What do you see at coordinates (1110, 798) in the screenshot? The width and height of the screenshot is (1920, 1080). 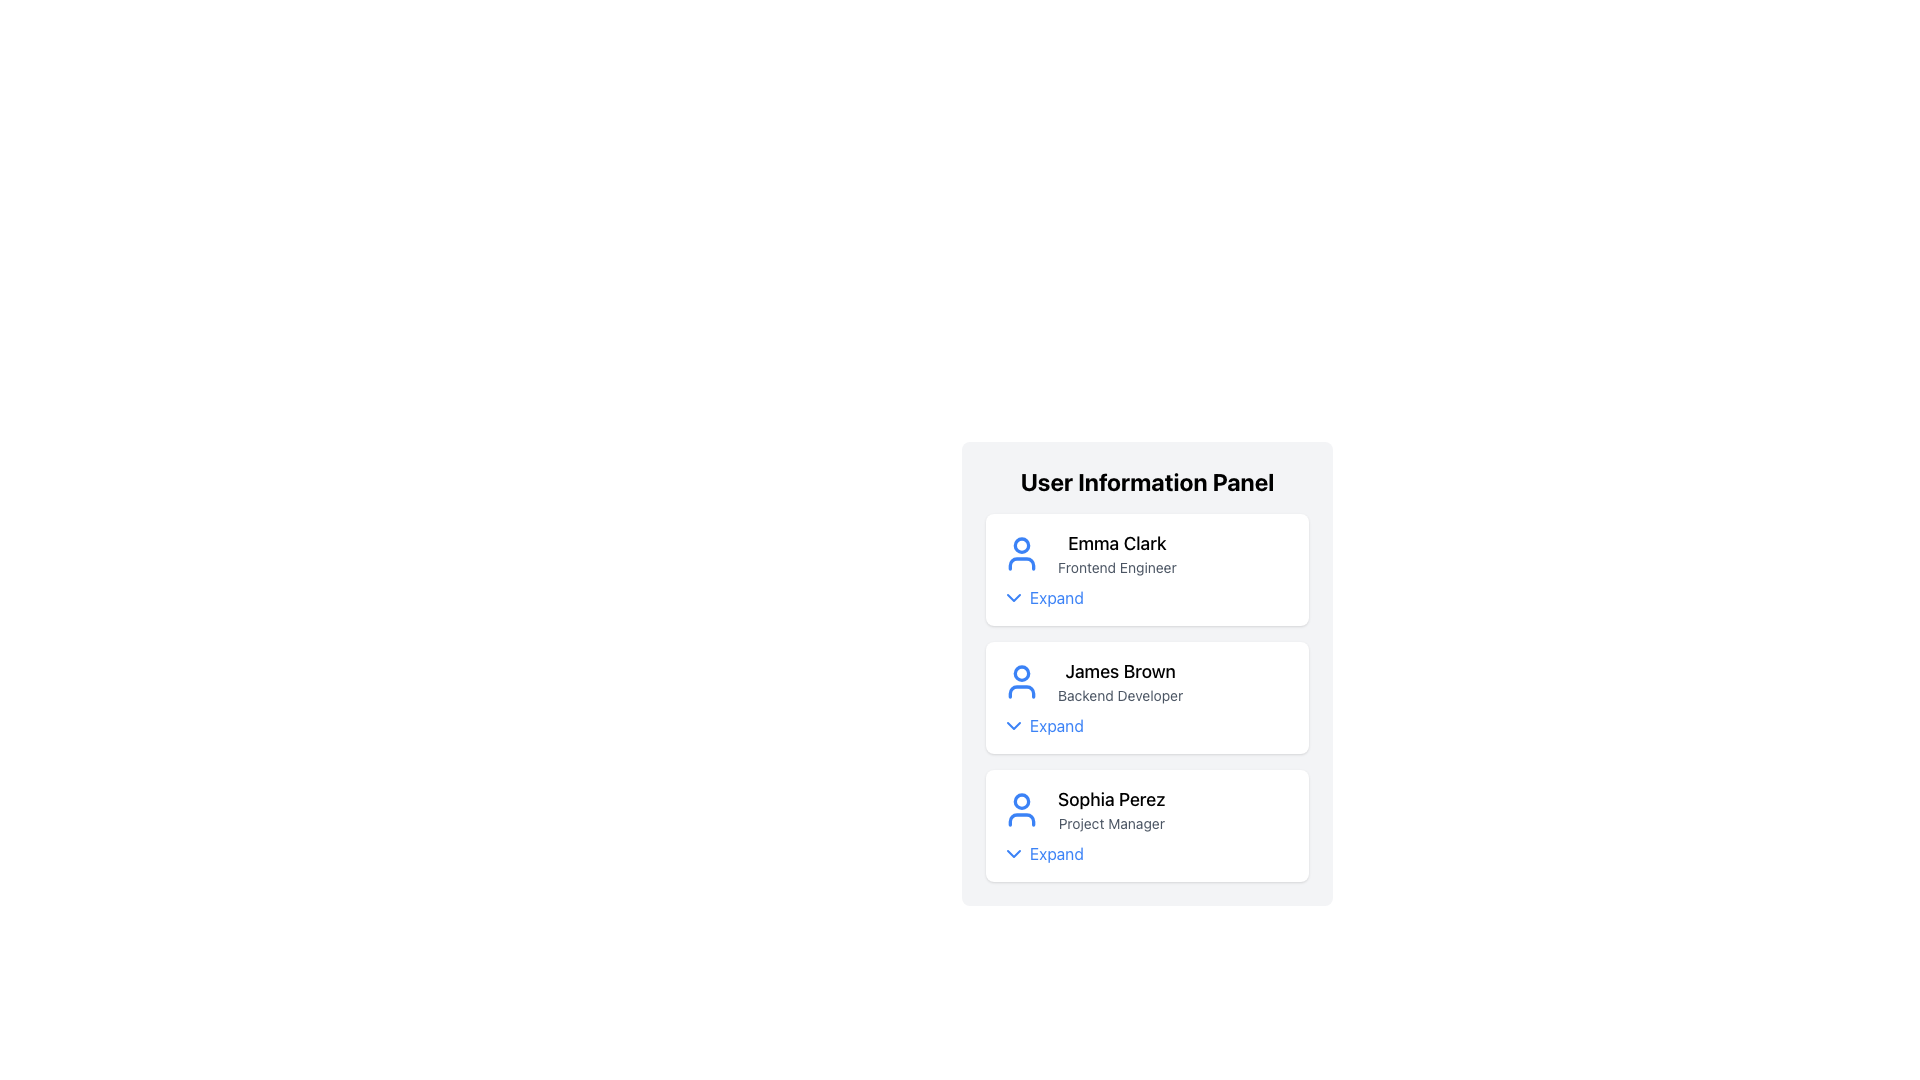 I see `the text label displaying the user's name 'Sophia Perez'` at bounding box center [1110, 798].